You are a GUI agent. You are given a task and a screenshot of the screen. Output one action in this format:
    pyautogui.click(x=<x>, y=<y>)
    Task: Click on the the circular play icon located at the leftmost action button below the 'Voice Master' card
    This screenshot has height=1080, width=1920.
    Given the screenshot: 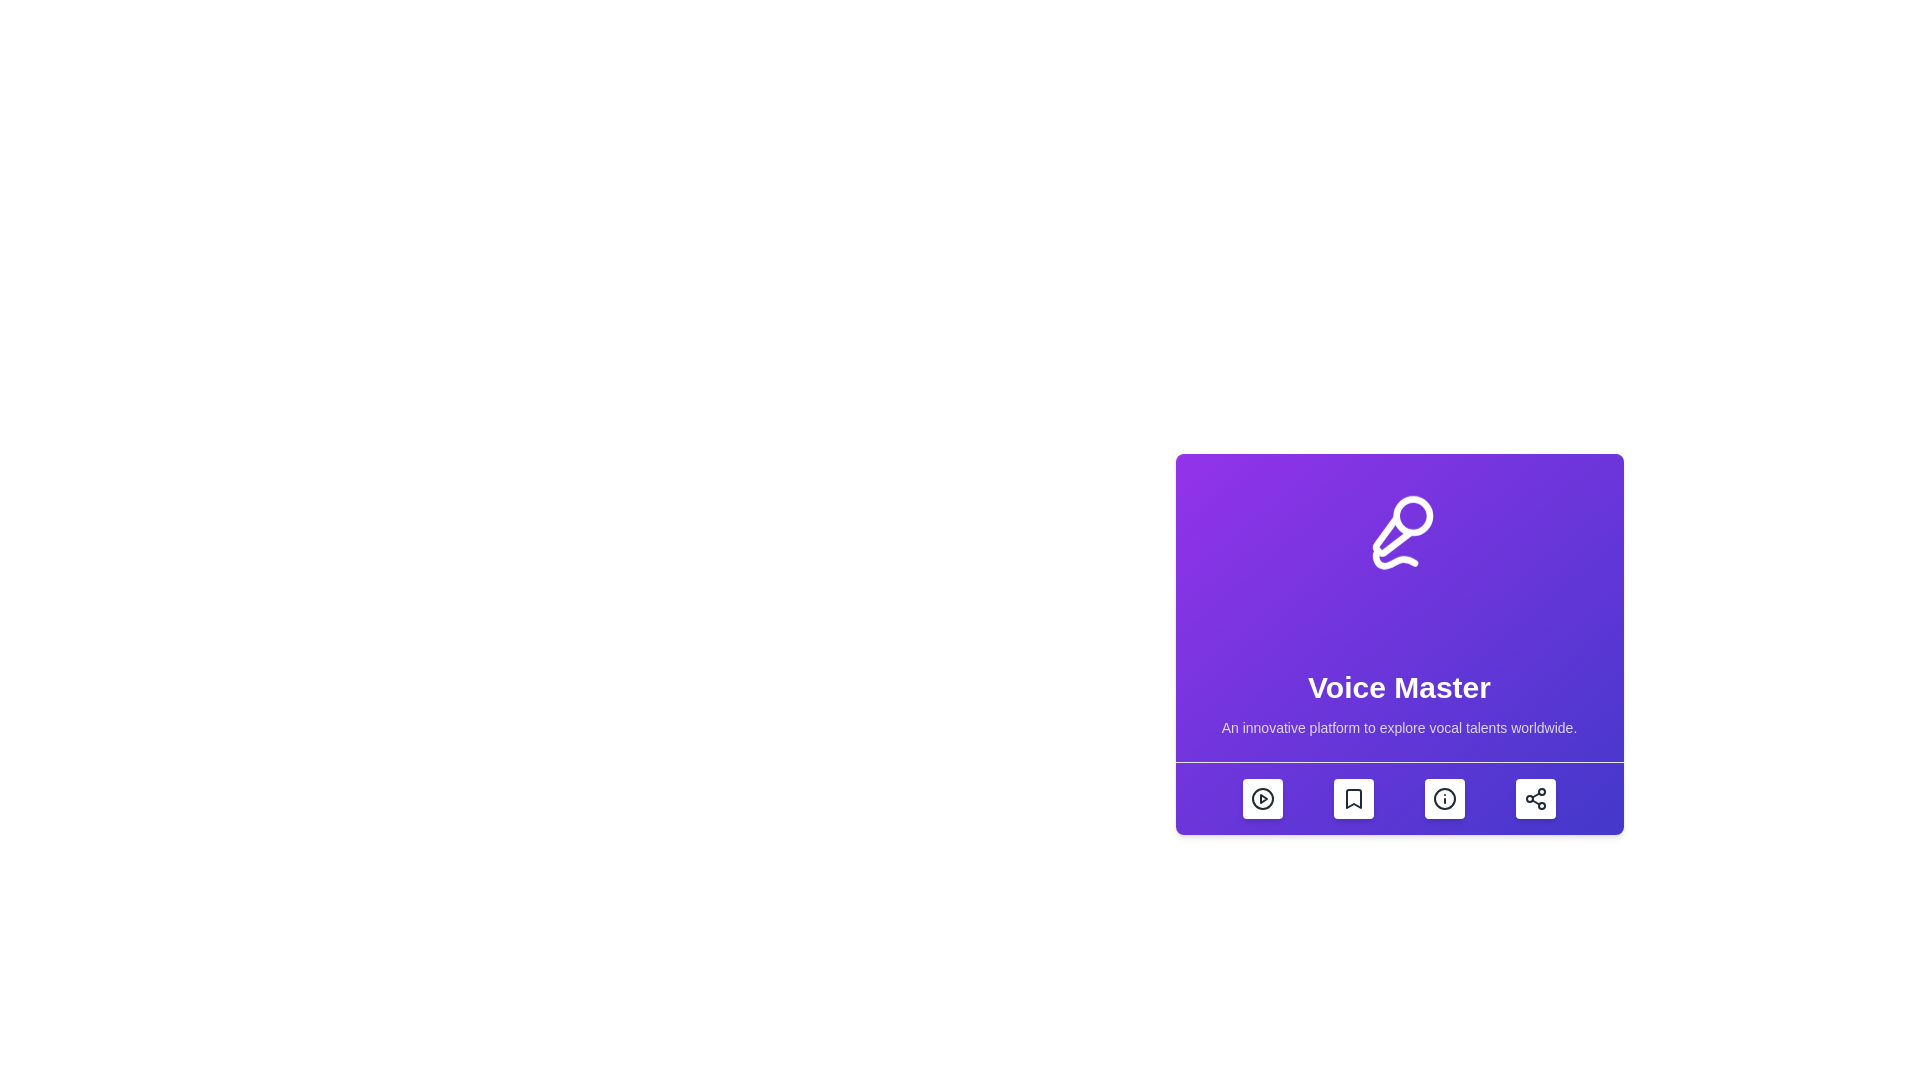 What is the action you would take?
    pyautogui.click(x=1261, y=797)
    